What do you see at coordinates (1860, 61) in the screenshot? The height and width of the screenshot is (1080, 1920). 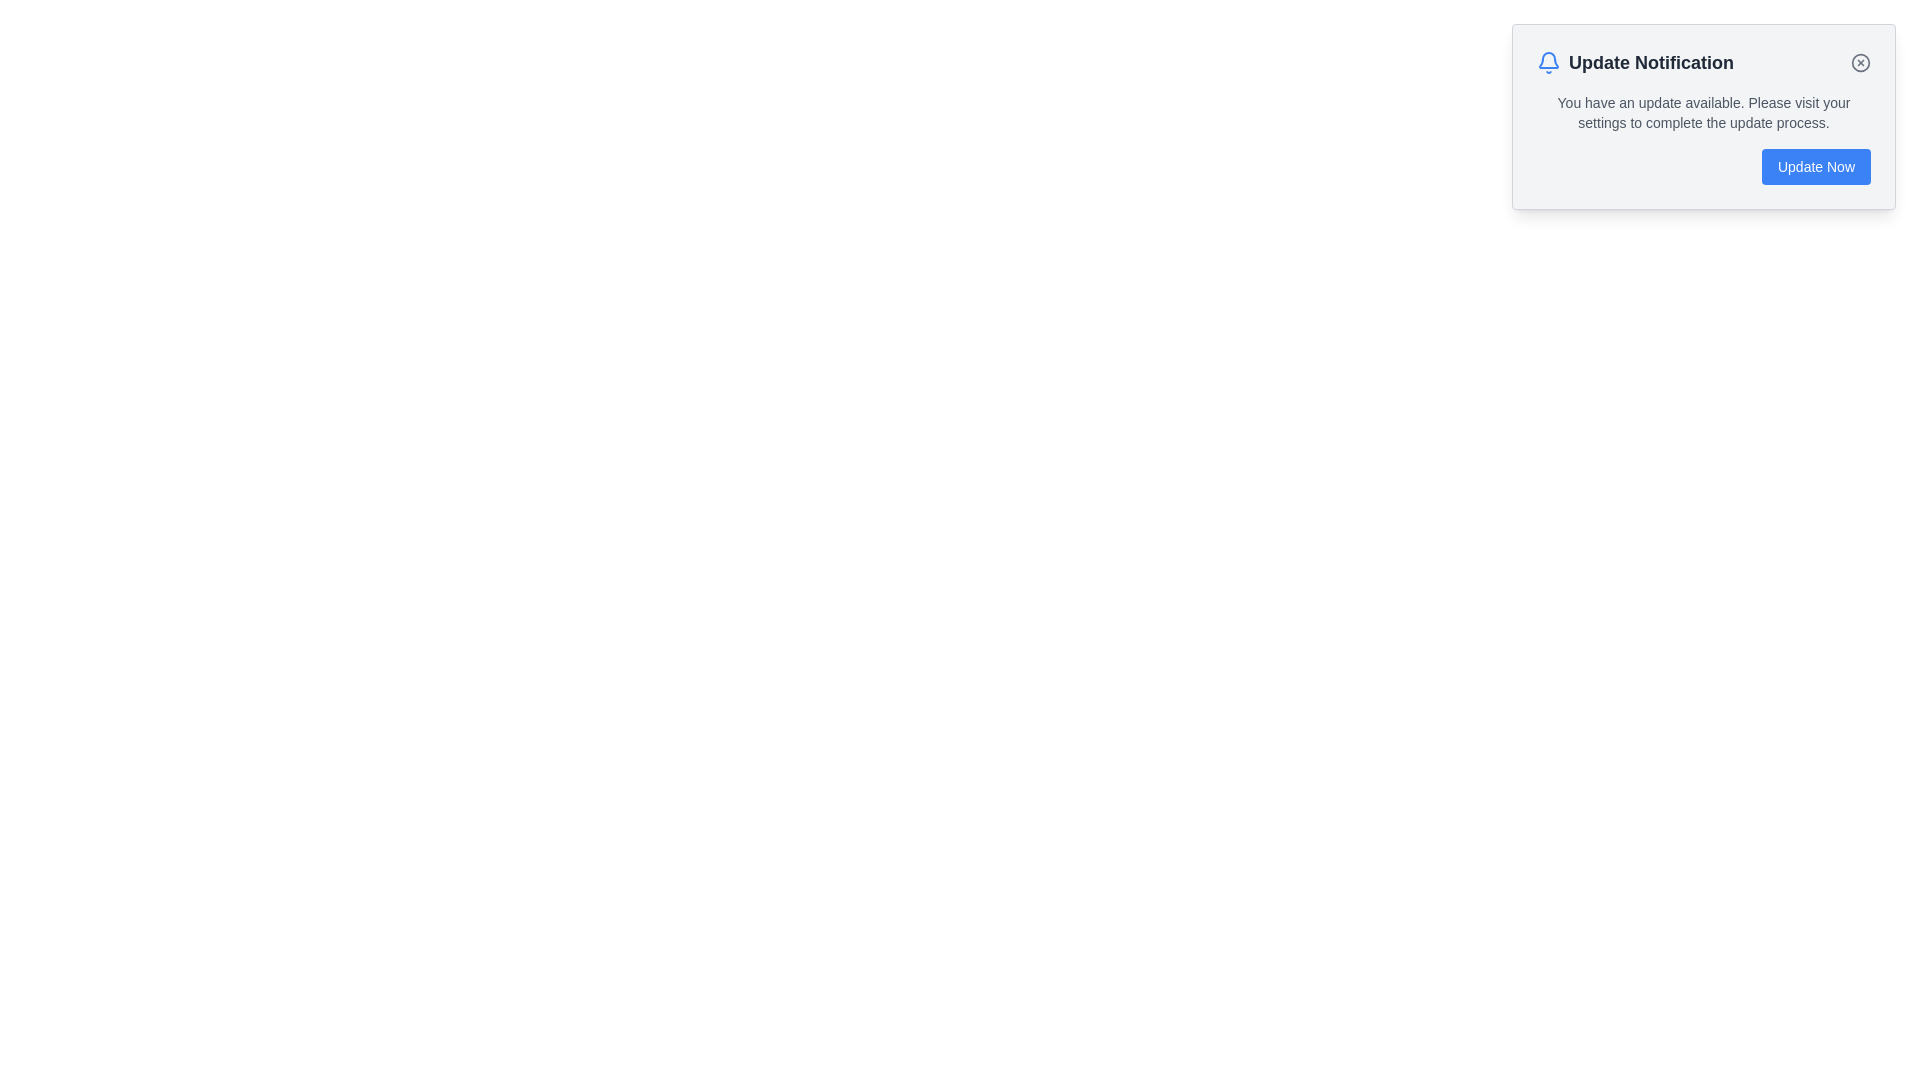 I see `the SVG Circle element that represents a dismiss action in the notification dialog, located at the top-right corner of the notification box` at bounding box center [1860, 61].